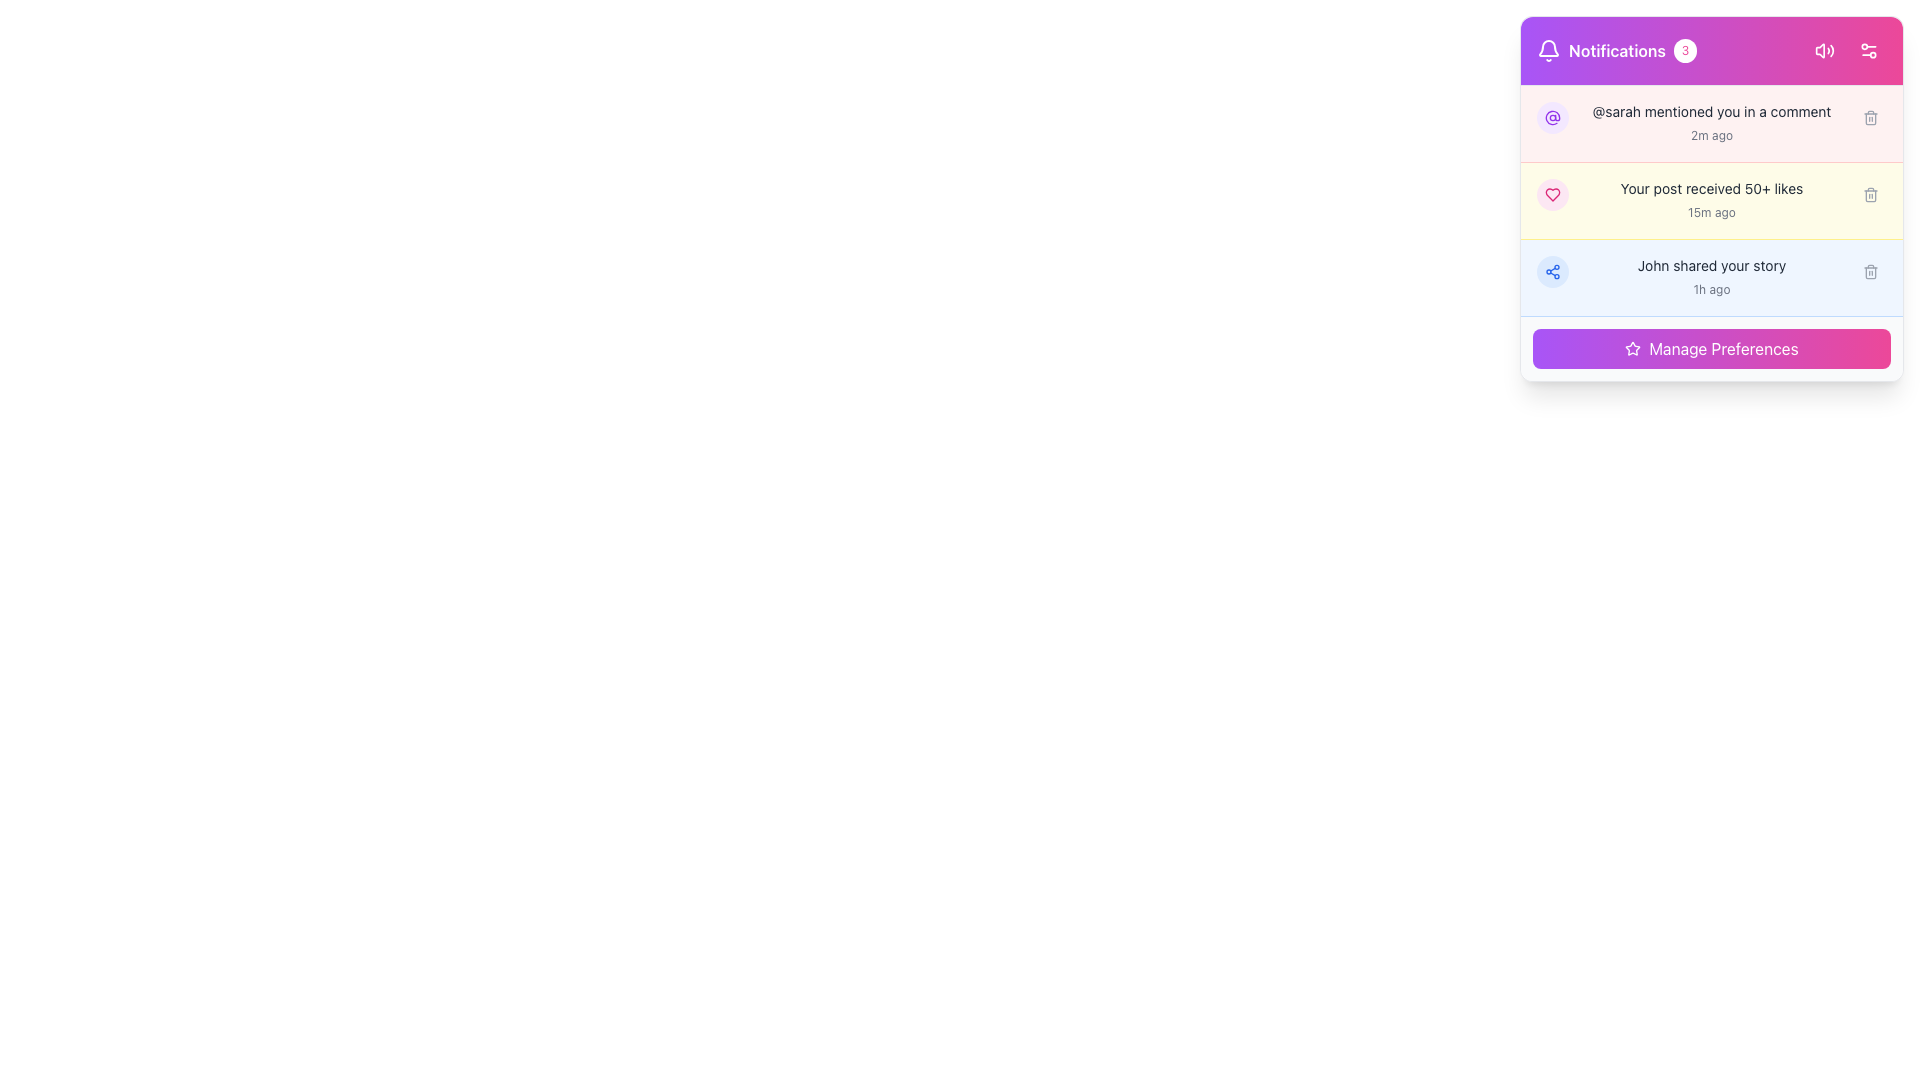 Image resolution: width=1920 pixels, height=1080 pixels. Describe the element at coordinates (1867, 49) in the screenshot. I see `the settings icon, which is a white-stroked SVG gear icon located within the rounded pink button labeled 'Notification settings' at the top-right corner of the notification panel` at that location.